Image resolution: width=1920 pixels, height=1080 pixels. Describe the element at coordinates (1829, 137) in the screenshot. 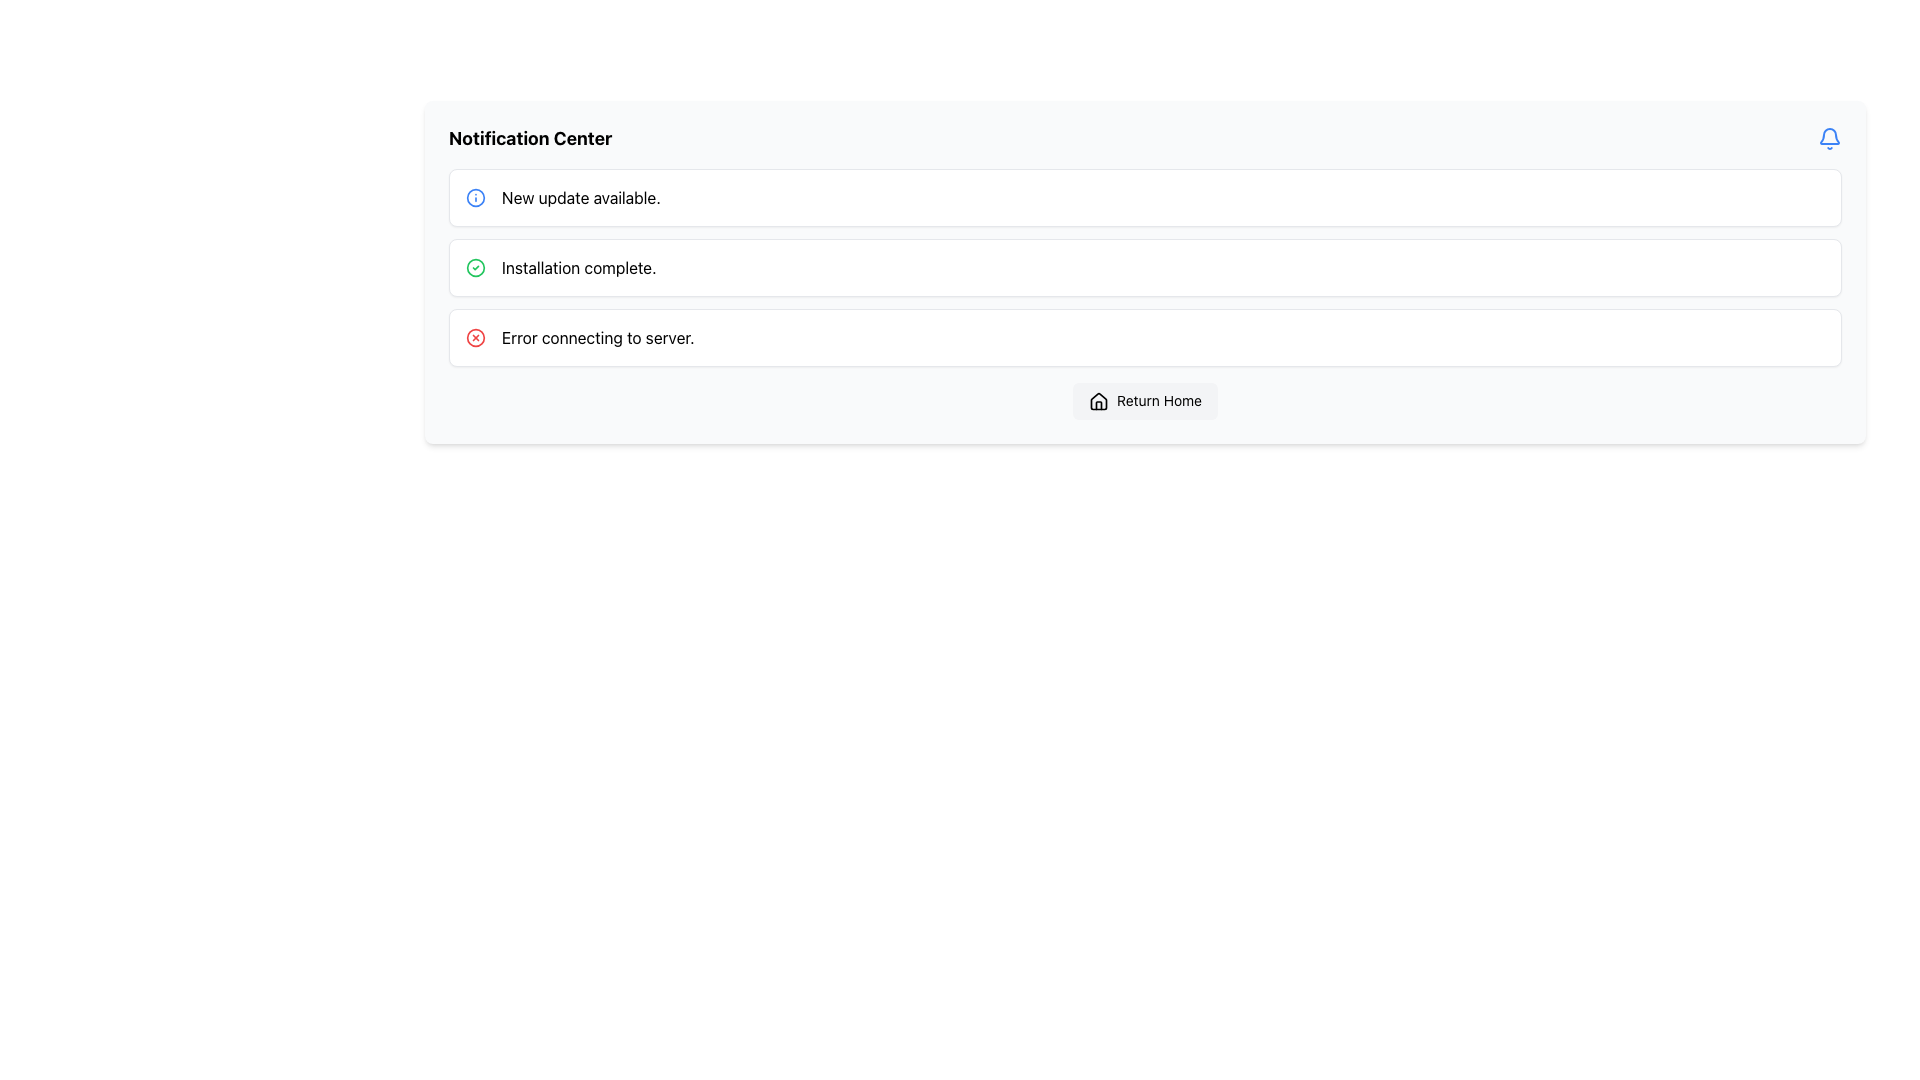

I see `the blue bell-shaped notification icon located at the far-right edge of the 'Notification Center' panel` at that location.